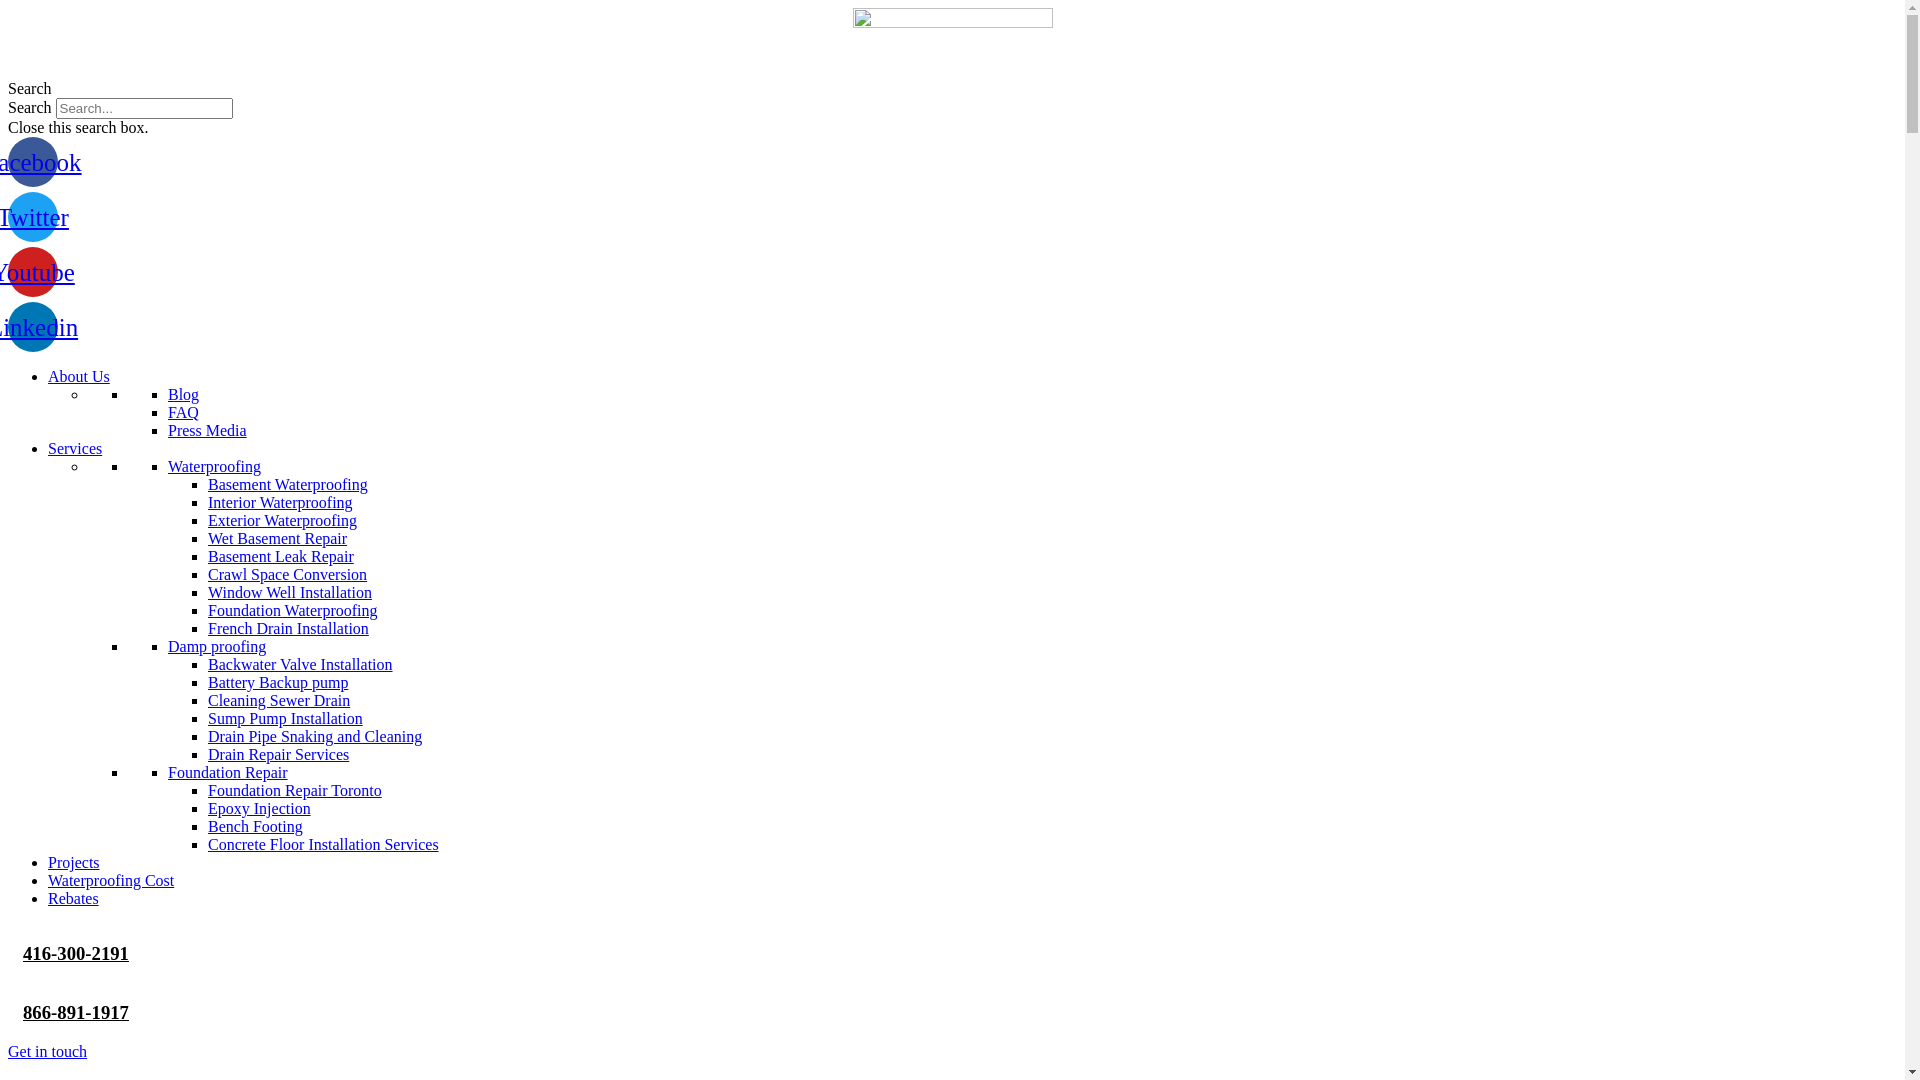 This screenshot has width=1920, height=1080. Describe the element at coordinates (207, 556) in the screenshot. I see `'Basement Leak Repair'` at that location.